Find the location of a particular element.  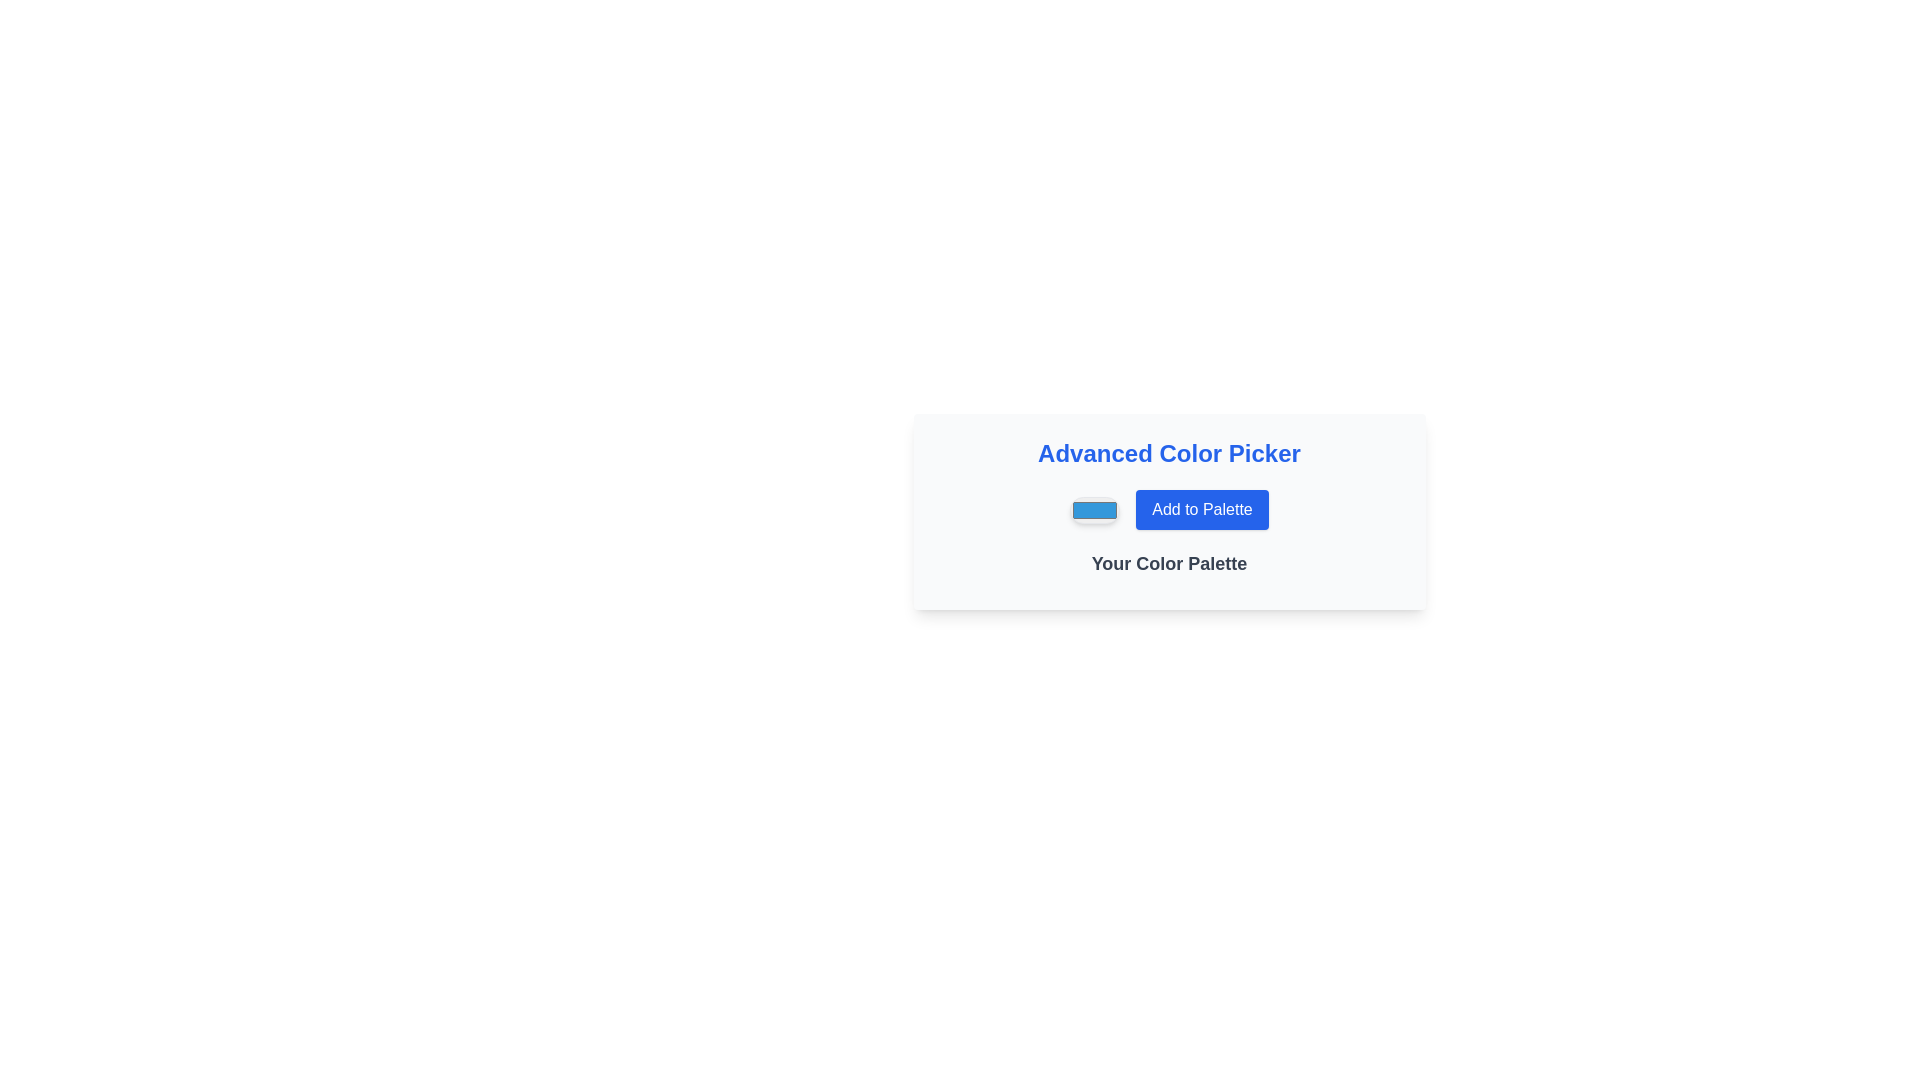

the color picker button located to the left of the 'Add to Palette' blue button is located at coordinates (1094, 508).